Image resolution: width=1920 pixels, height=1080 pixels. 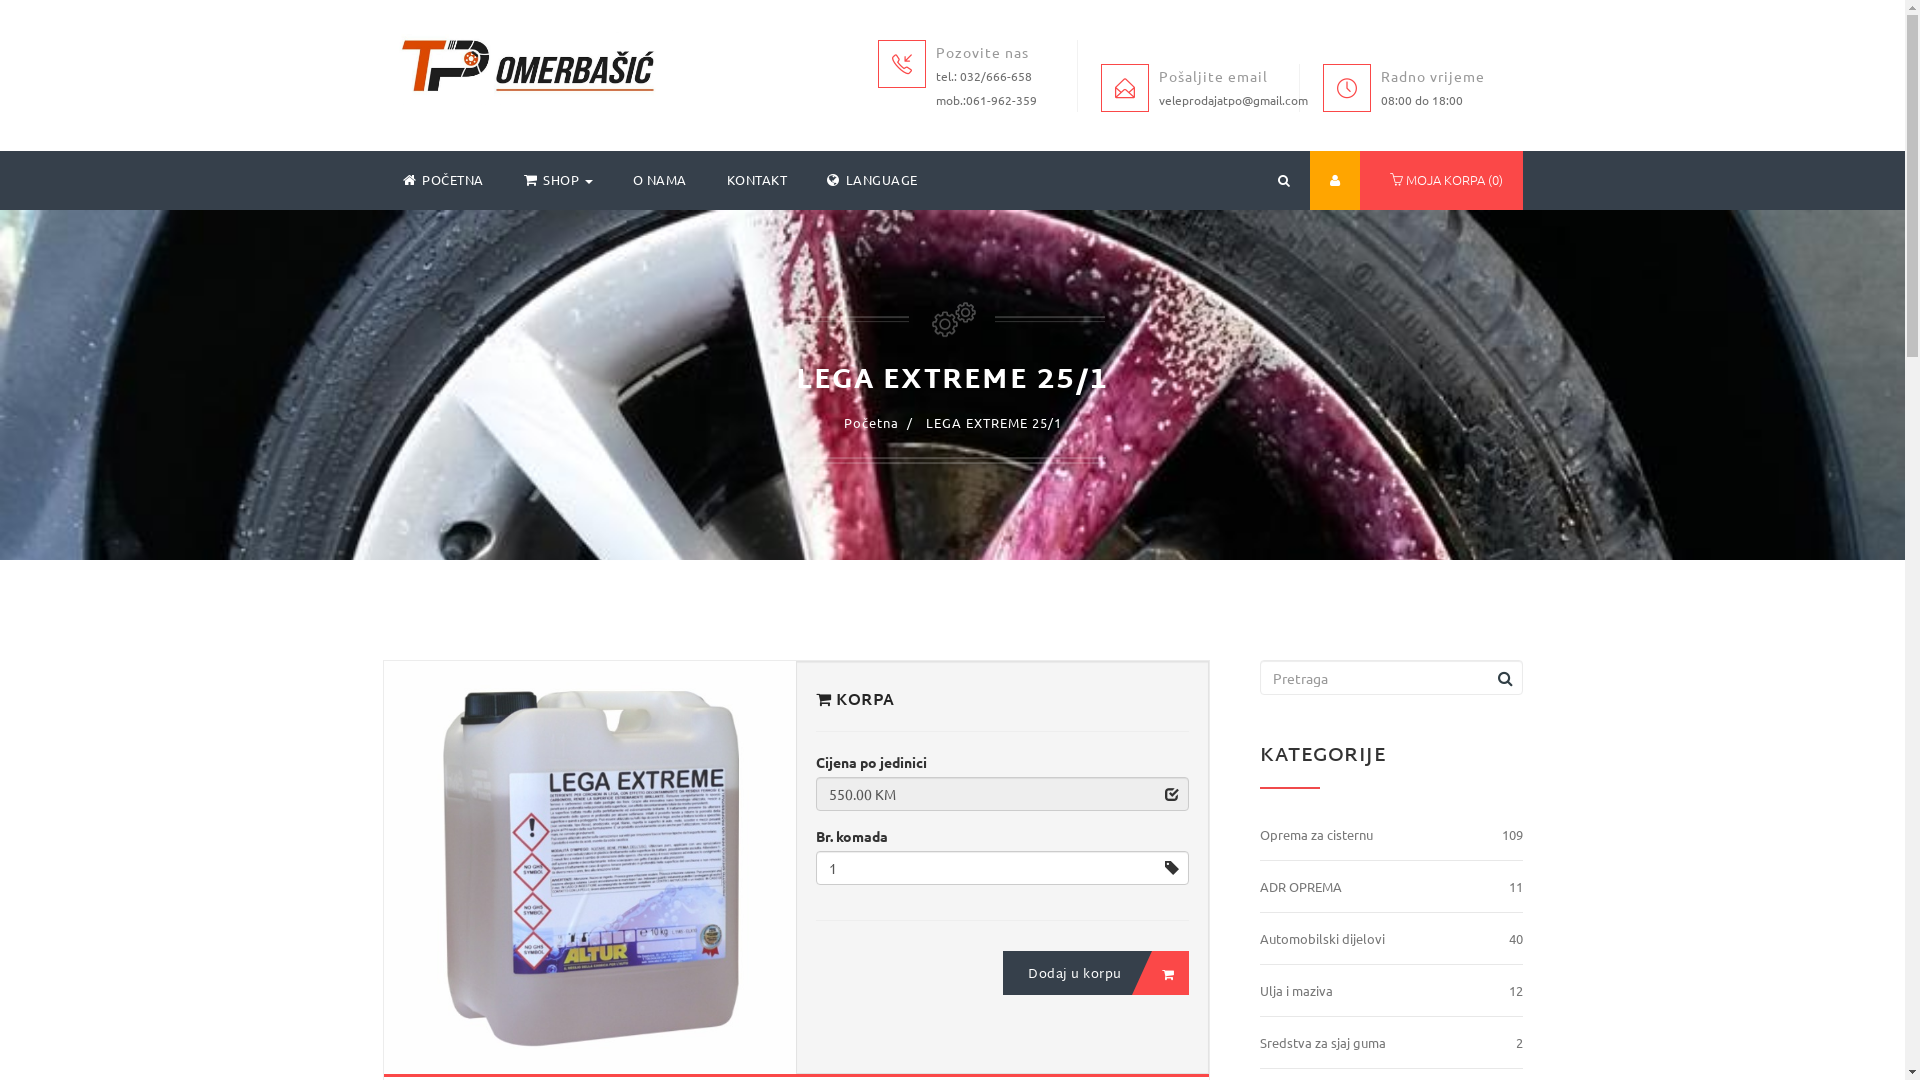 What do you see at coordinates (1258, 835) in the screenshot?
I see `'Oprema za cisternu` at bounding box center [1258, 835].